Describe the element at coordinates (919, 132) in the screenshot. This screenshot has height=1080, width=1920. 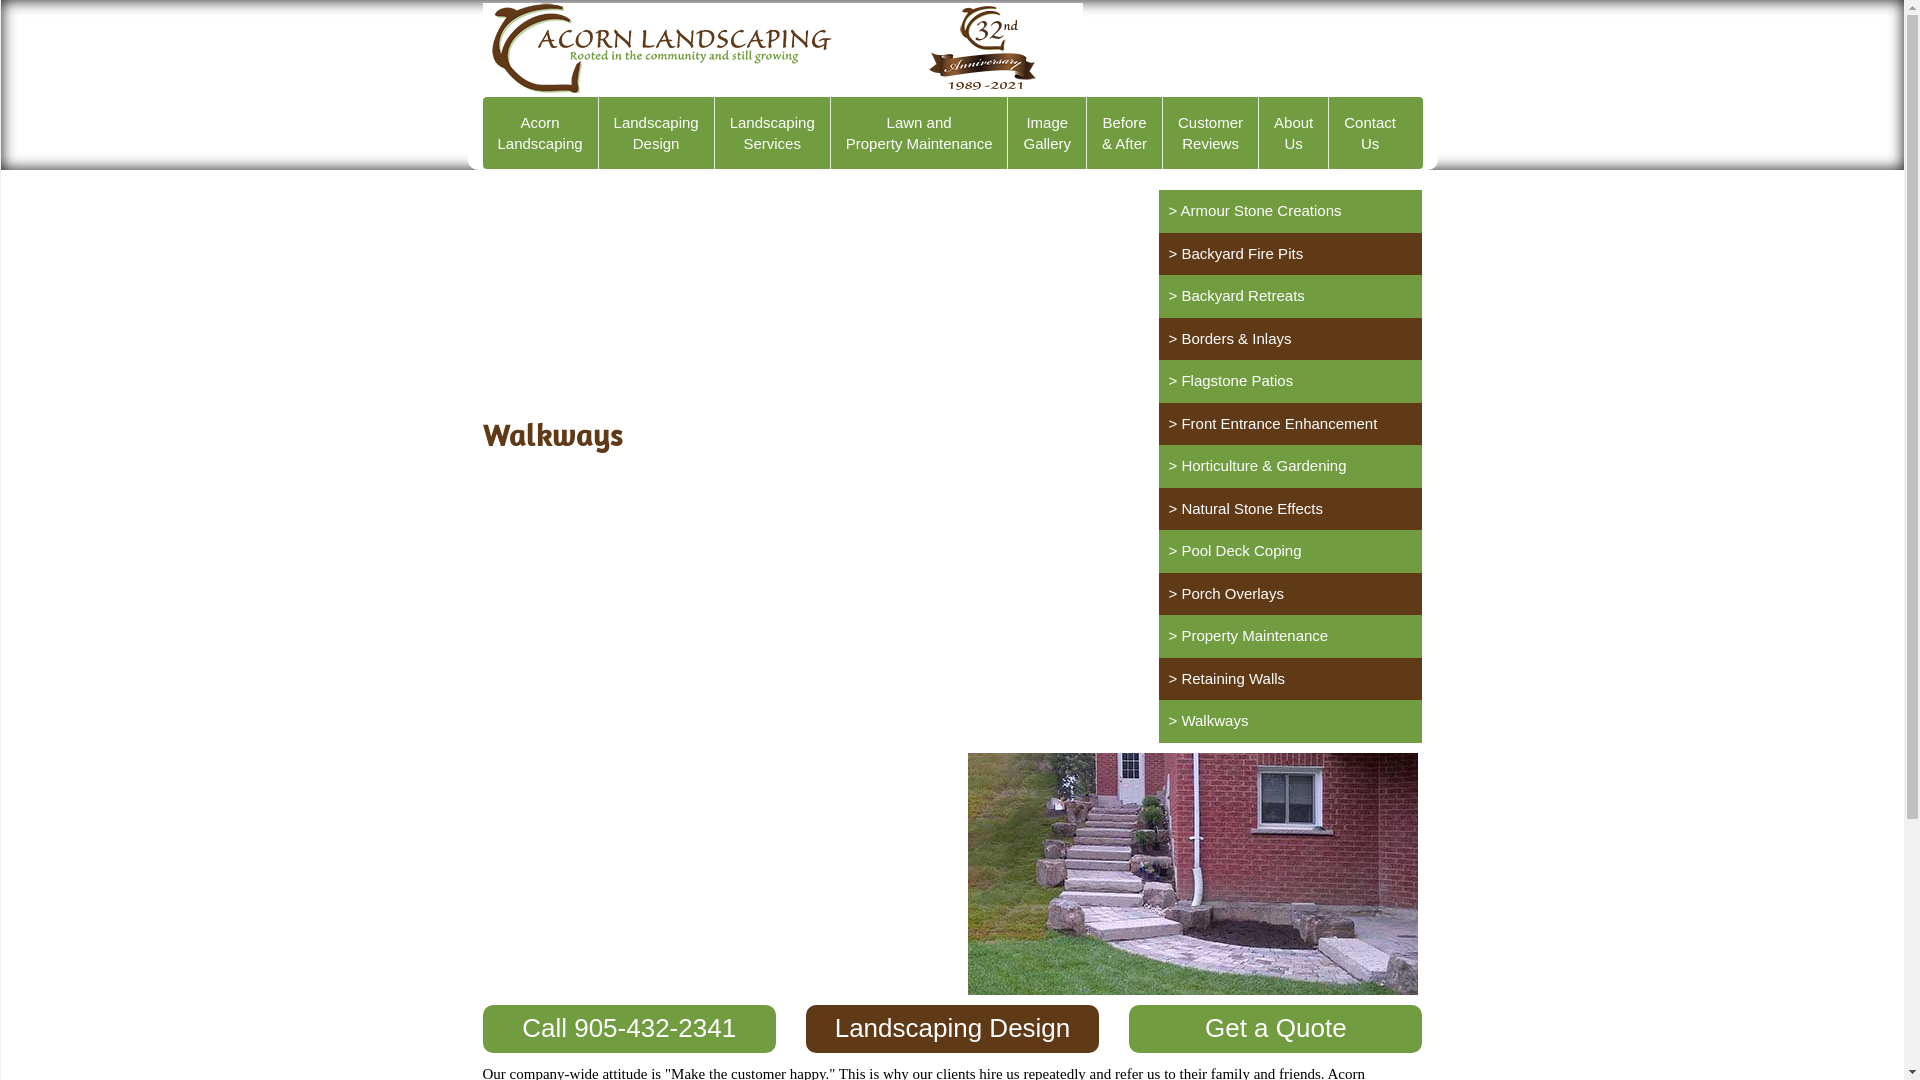
I see `'Lawn and` at that location.